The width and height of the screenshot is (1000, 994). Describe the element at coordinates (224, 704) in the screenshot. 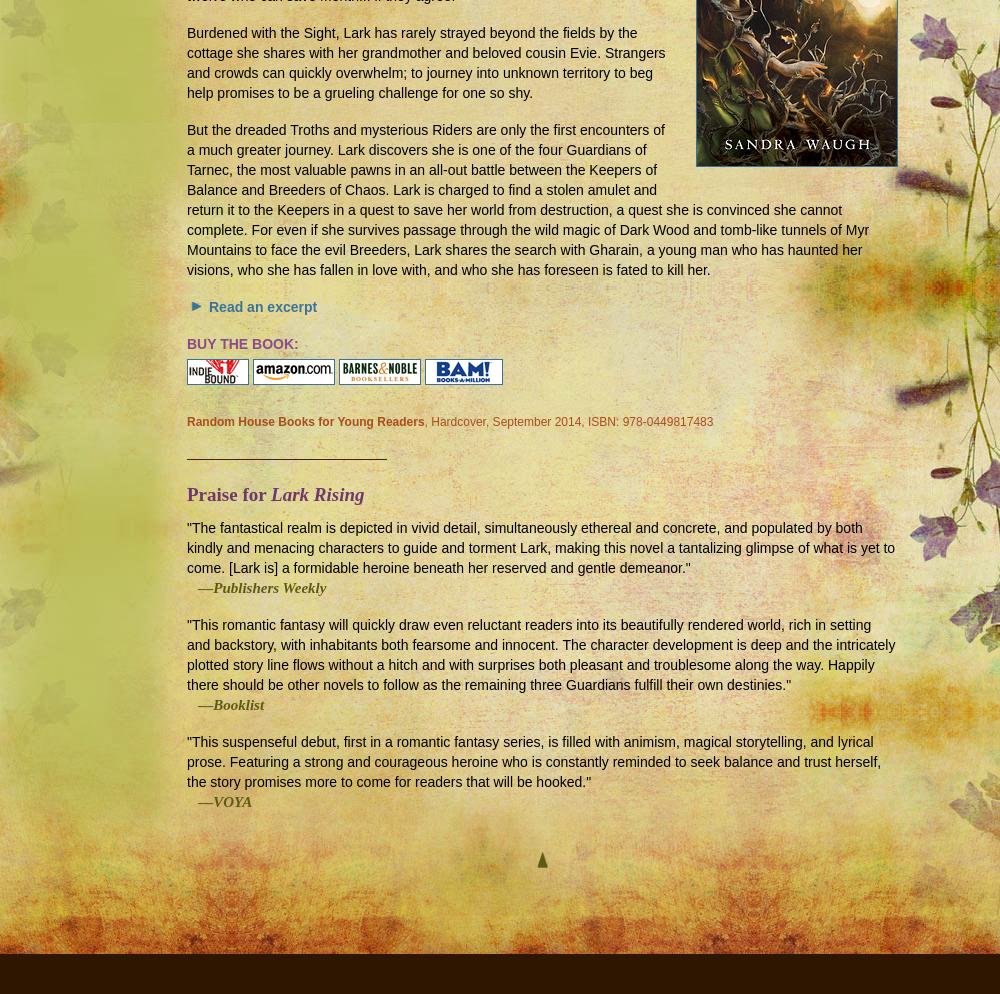

I see `'—Booklist'` at that location.